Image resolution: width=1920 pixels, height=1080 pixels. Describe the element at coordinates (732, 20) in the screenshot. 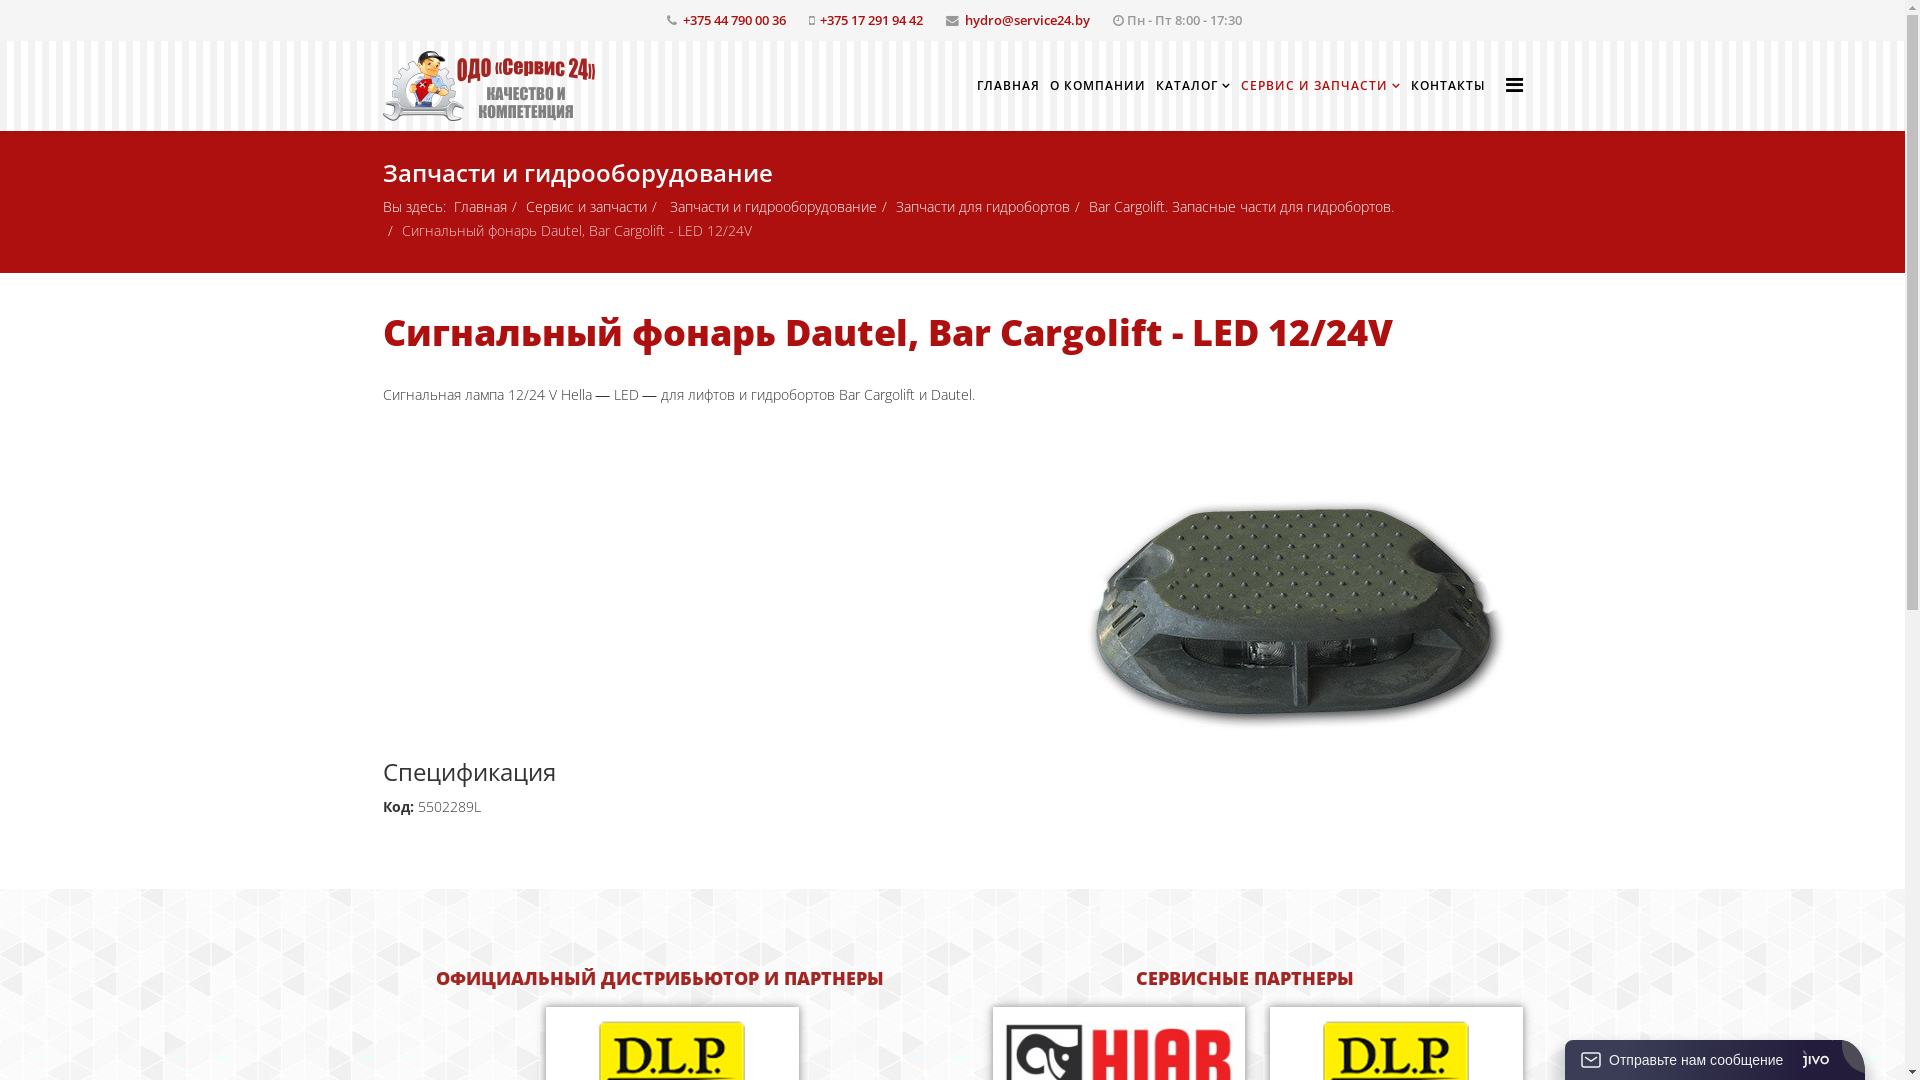

I see `'+375 44 790 00 36'` at that location.